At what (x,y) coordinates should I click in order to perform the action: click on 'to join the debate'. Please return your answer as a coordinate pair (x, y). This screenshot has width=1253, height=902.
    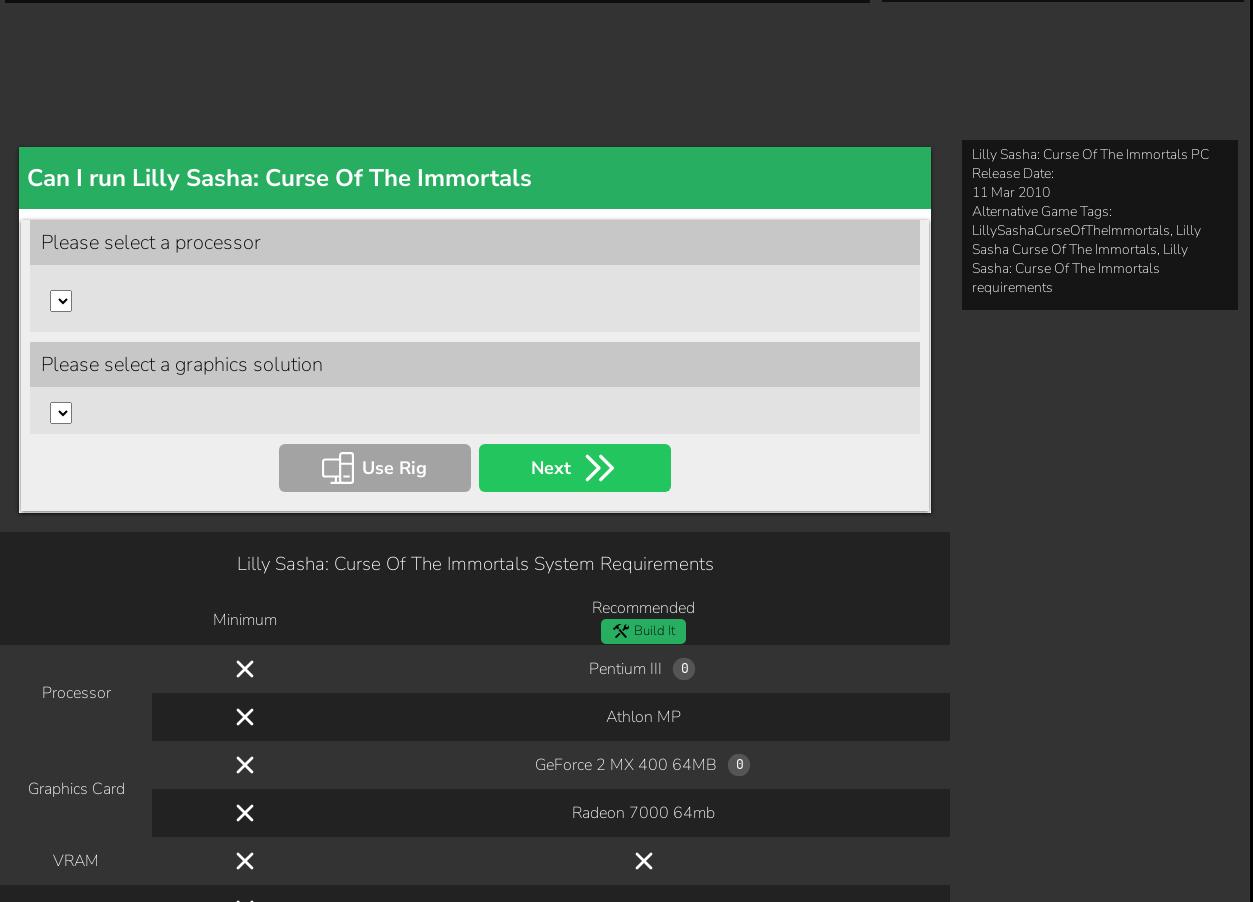
    Looking at the image, I should click on (713, 830).